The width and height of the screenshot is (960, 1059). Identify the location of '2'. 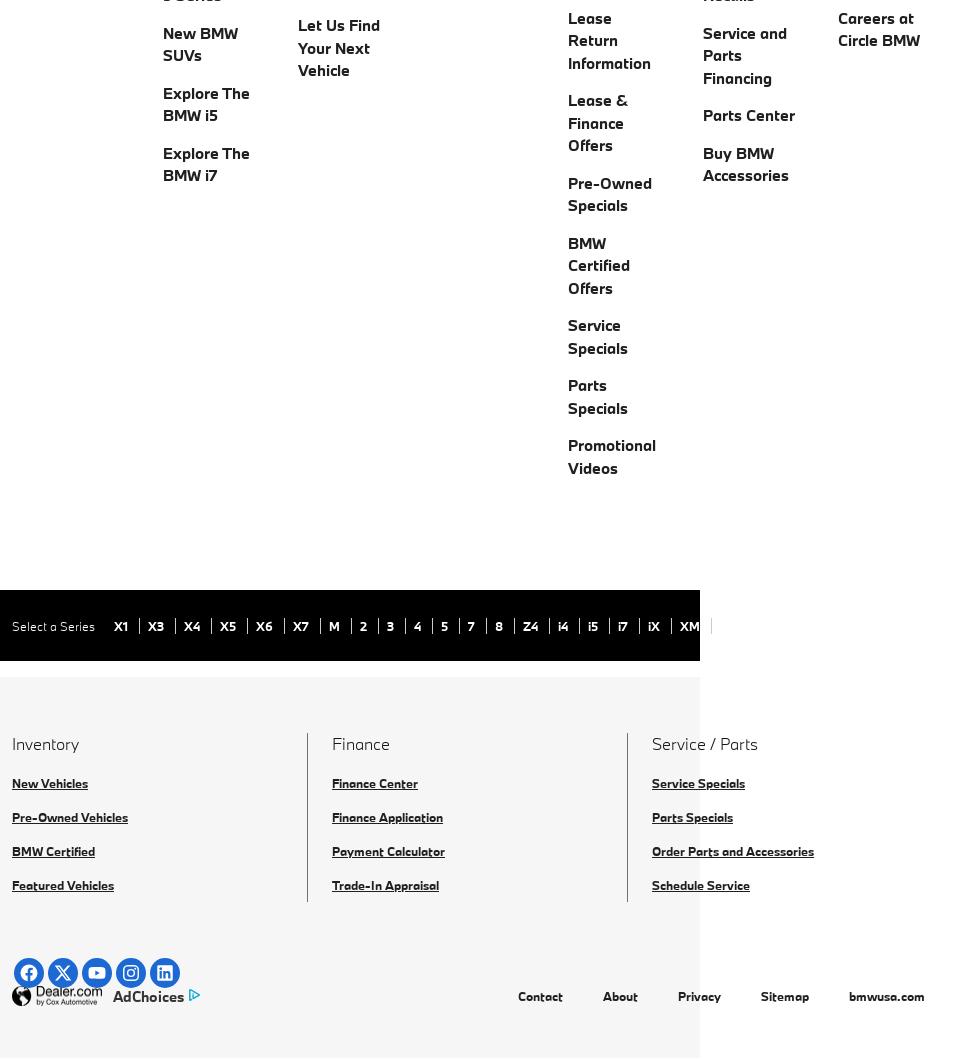
(363, 624).